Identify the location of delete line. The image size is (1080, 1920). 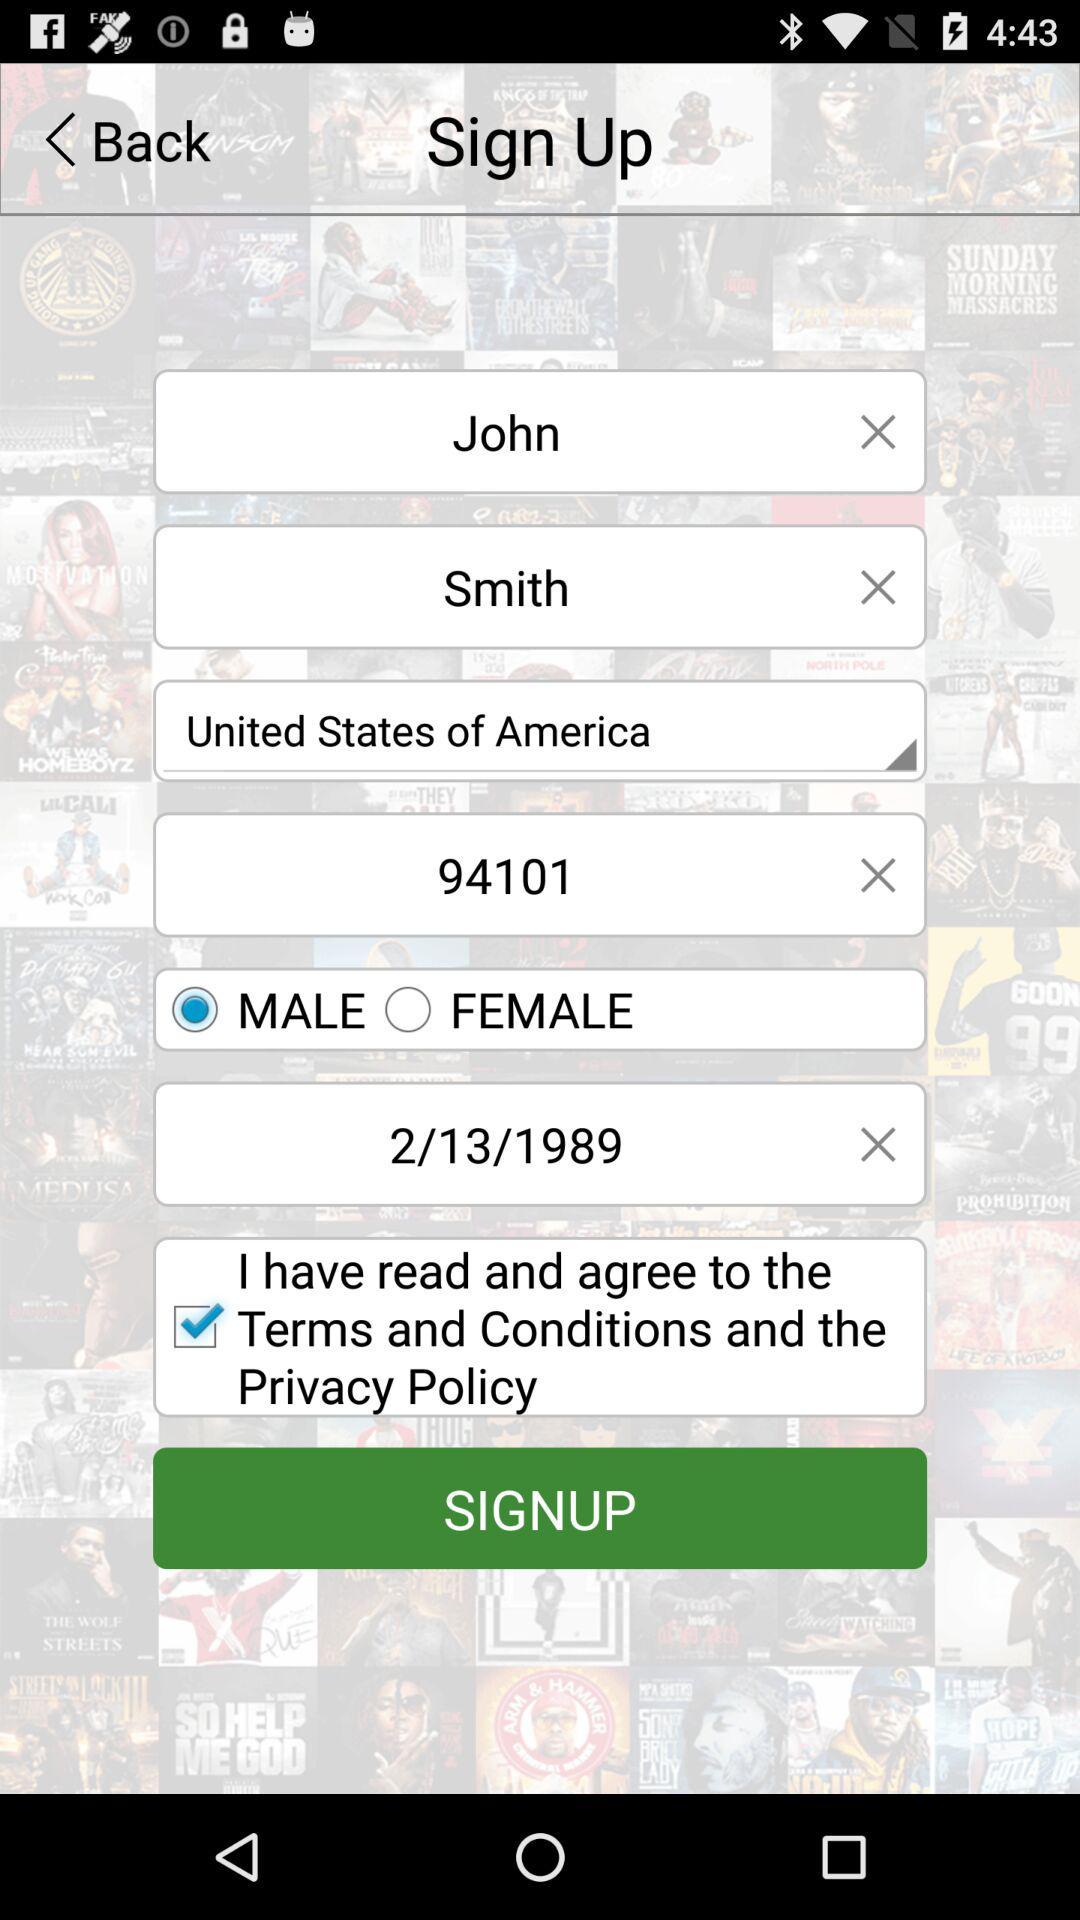
(877, 585).